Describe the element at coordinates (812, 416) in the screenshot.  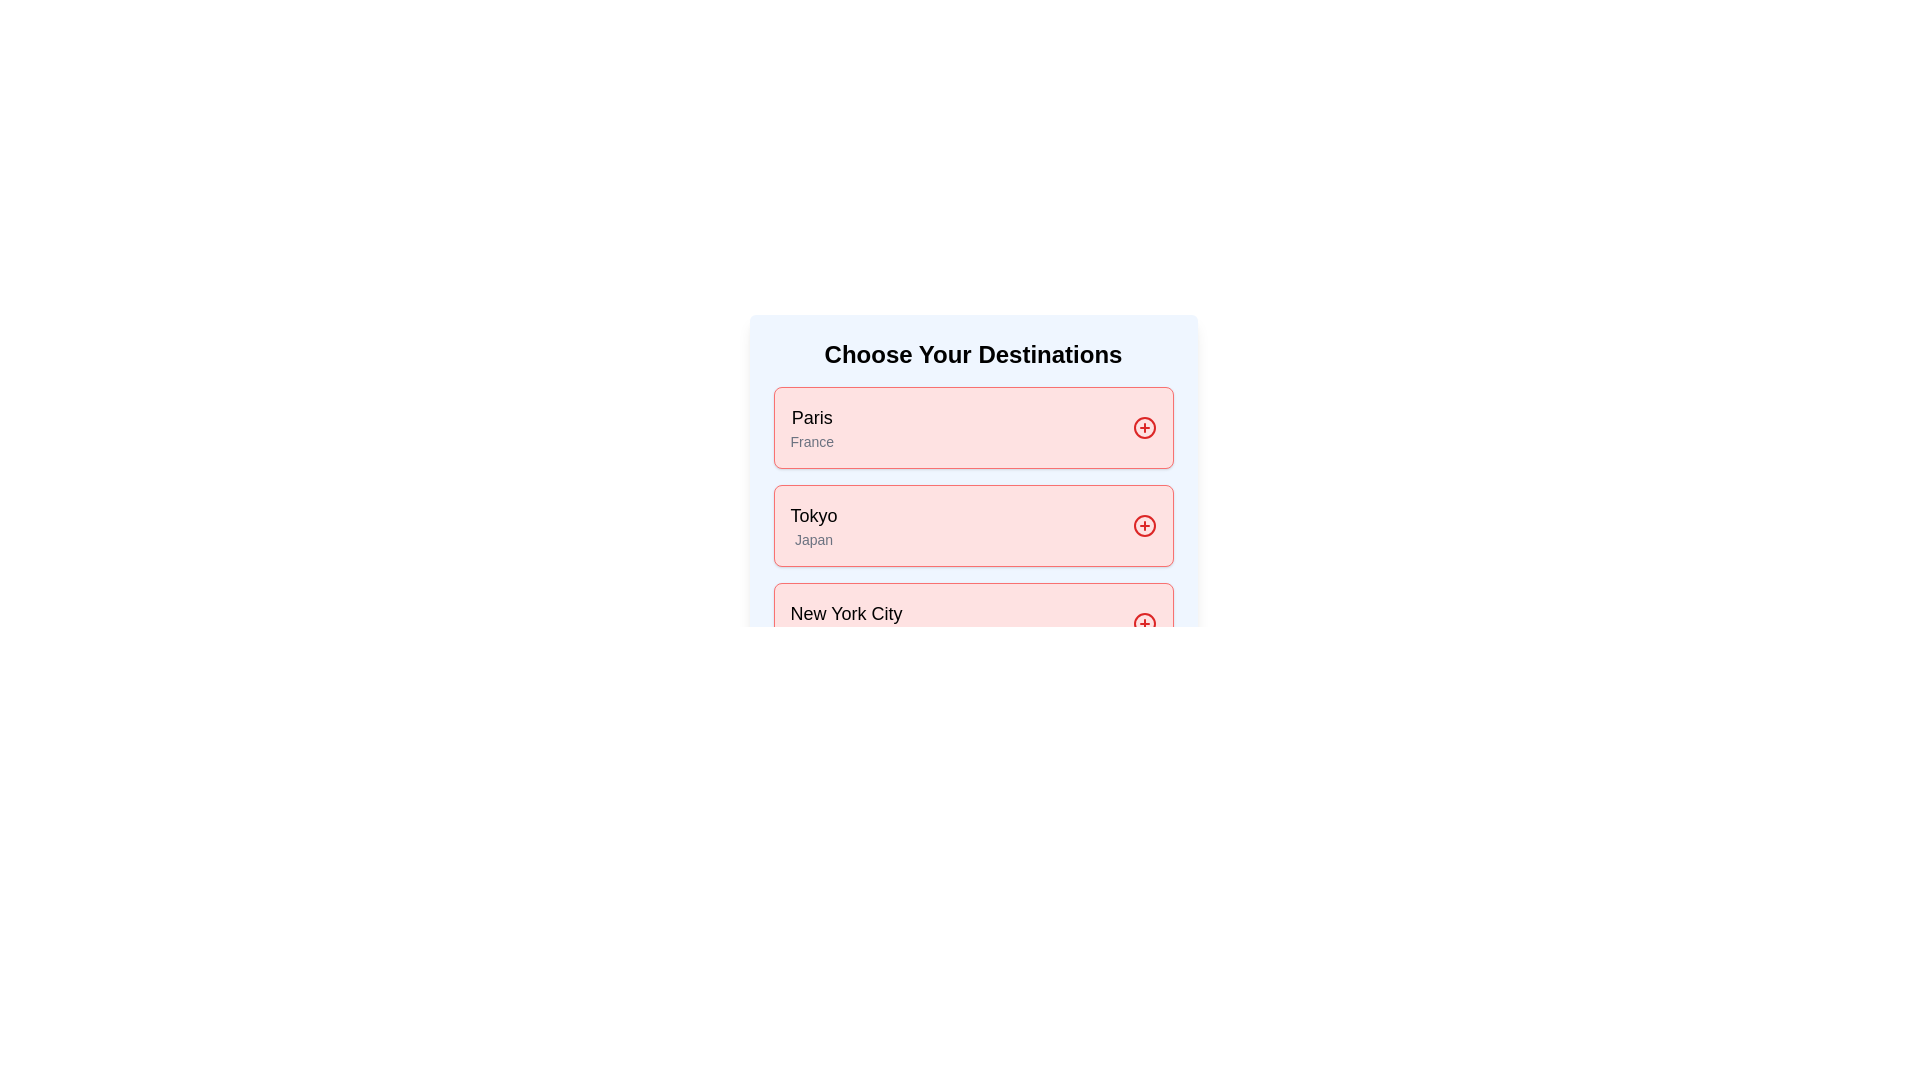
I see `the text label displaying 'Paris' which is styled in medium-sized bold font, located at the top left corner of the first block in a vertical list of destination cards` at that location.